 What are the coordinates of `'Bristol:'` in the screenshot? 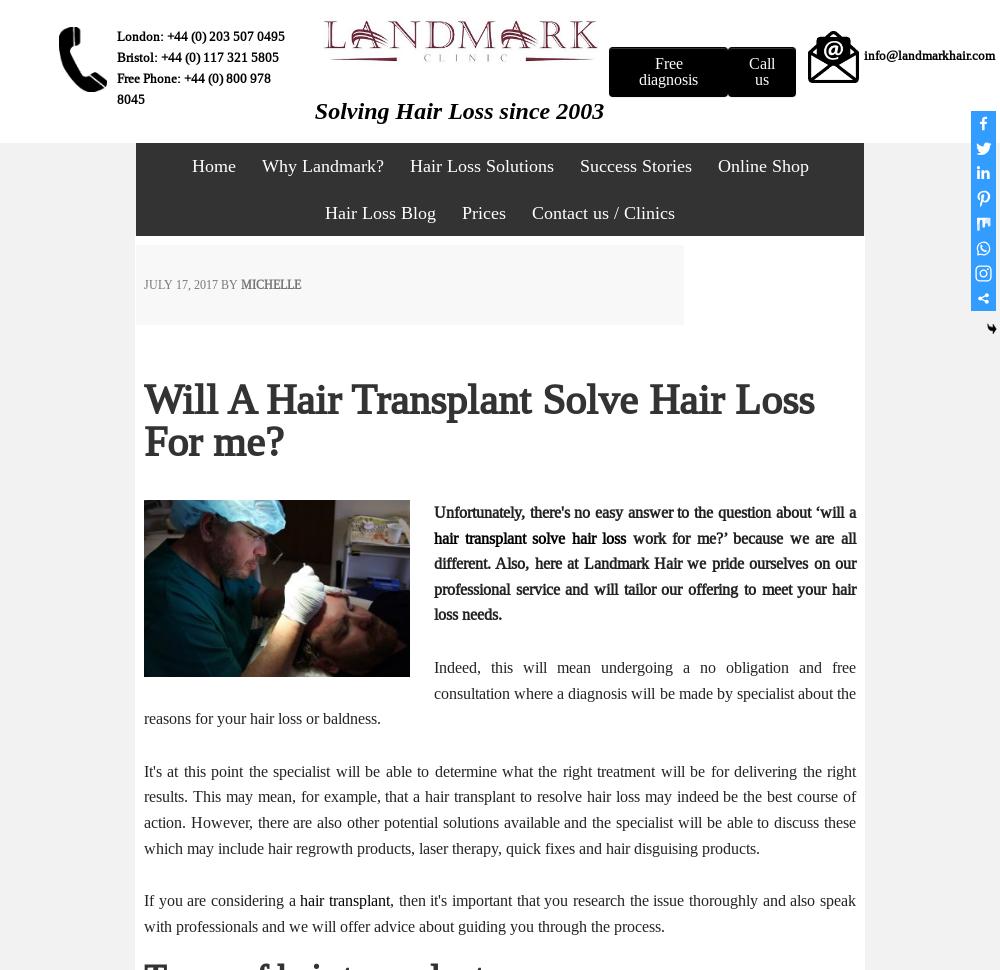 It's located at (138, 56).